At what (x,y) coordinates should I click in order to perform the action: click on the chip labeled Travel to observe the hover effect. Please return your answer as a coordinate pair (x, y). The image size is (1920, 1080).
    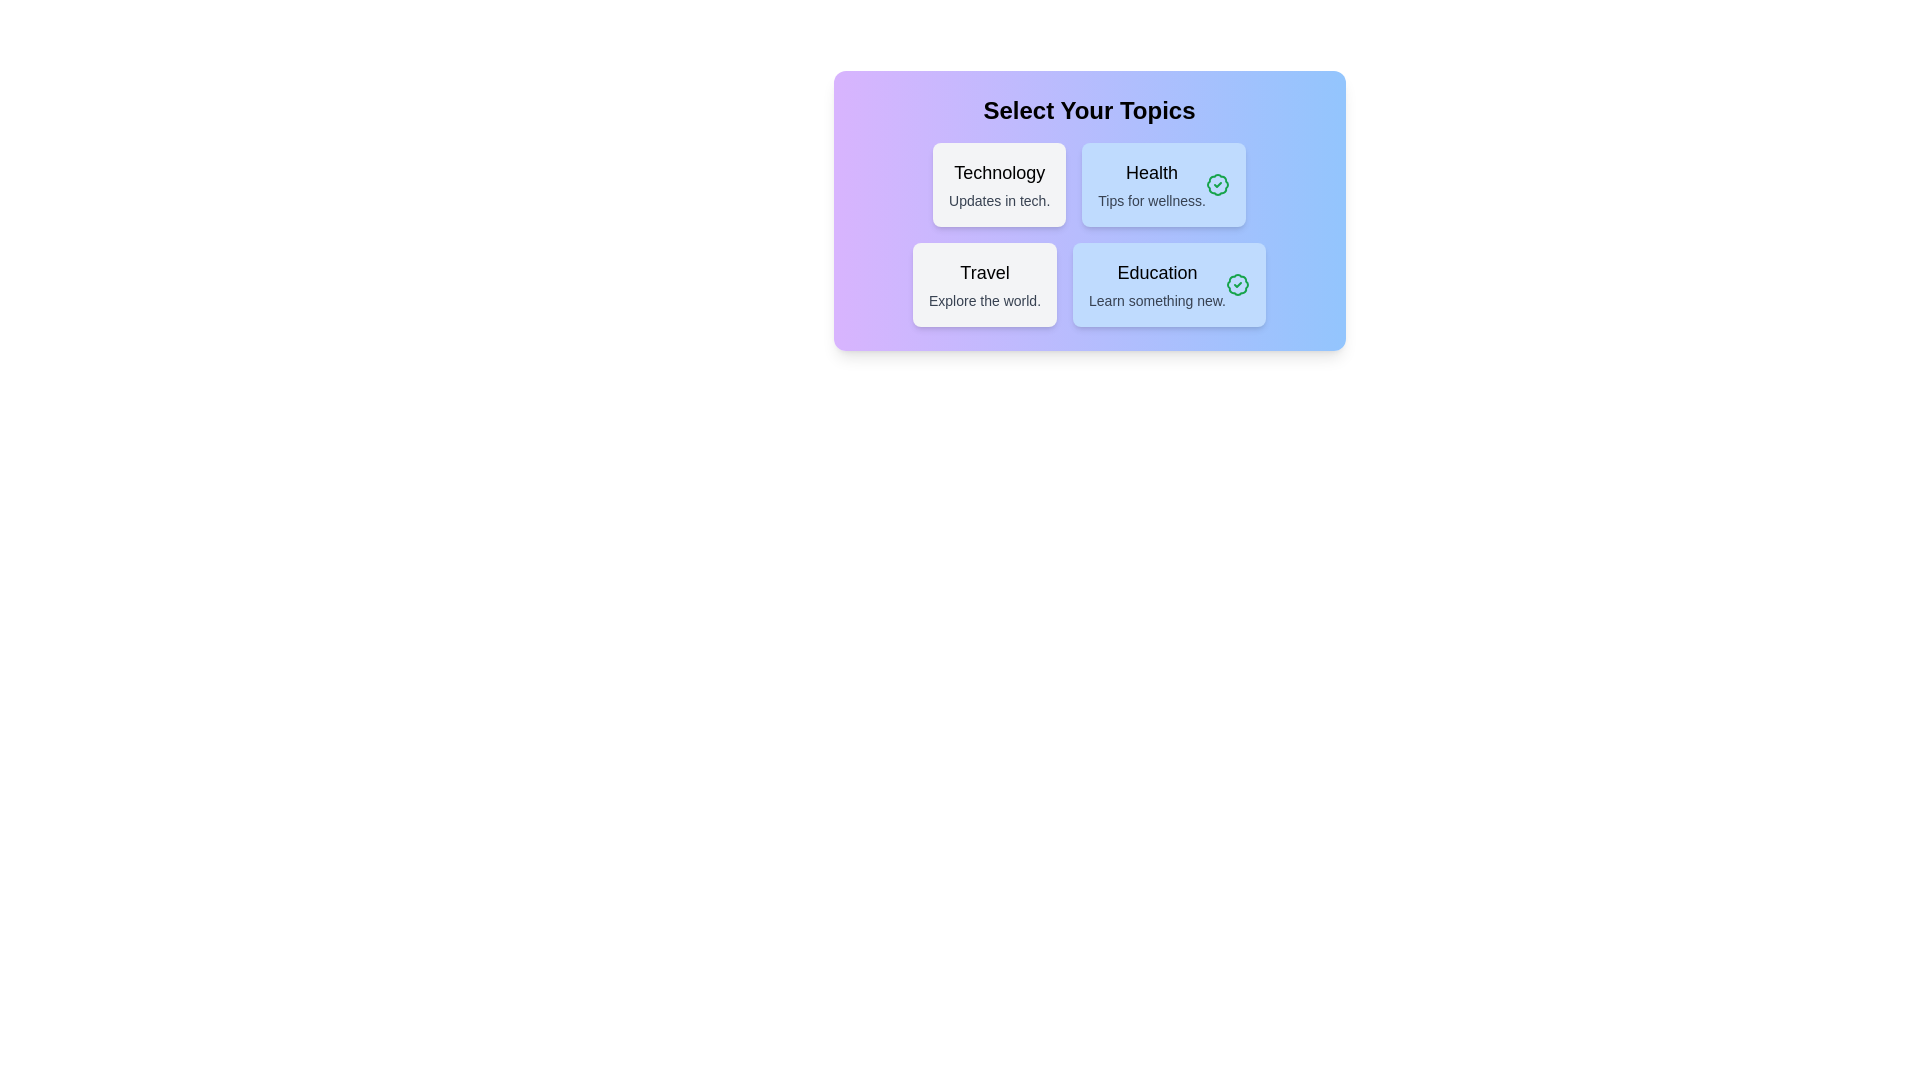
    Looking at the image, I should click on (984, 285).